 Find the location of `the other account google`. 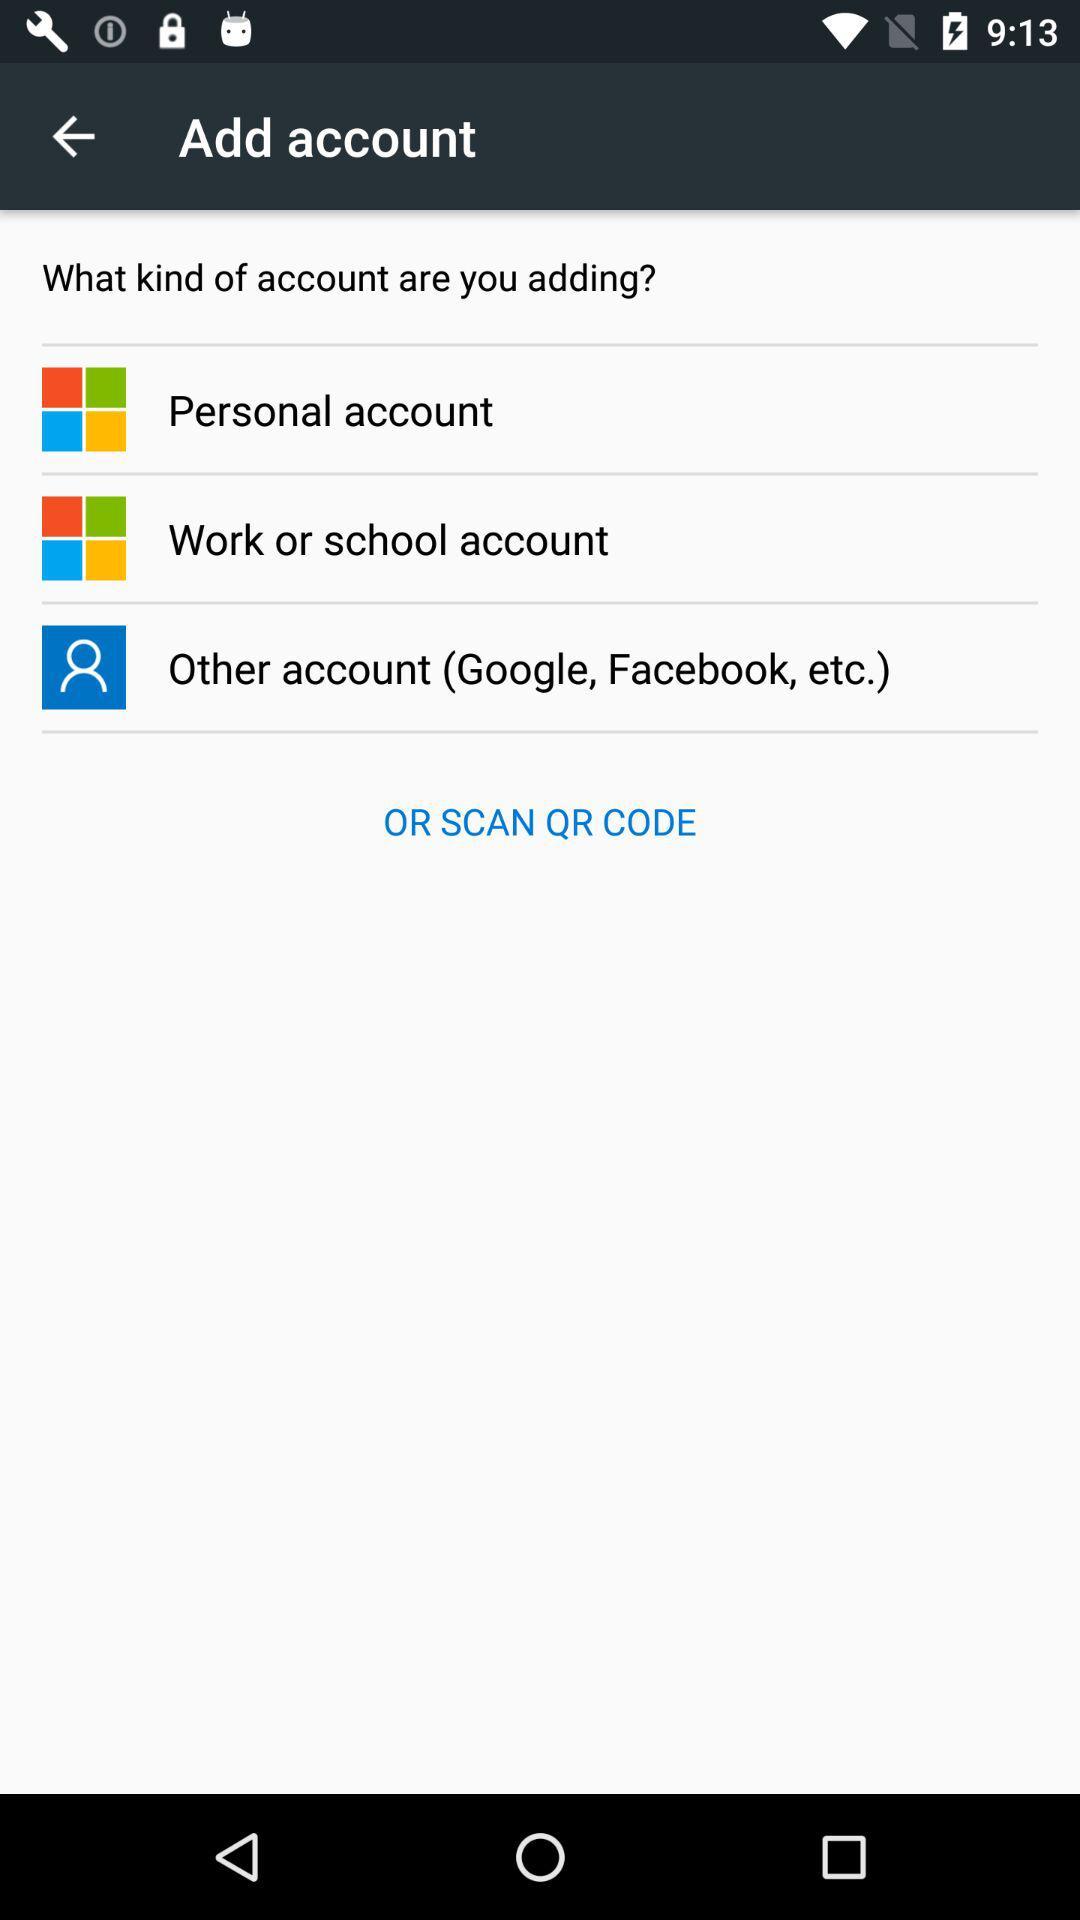

the other account google is located at coordinates (540, 667).